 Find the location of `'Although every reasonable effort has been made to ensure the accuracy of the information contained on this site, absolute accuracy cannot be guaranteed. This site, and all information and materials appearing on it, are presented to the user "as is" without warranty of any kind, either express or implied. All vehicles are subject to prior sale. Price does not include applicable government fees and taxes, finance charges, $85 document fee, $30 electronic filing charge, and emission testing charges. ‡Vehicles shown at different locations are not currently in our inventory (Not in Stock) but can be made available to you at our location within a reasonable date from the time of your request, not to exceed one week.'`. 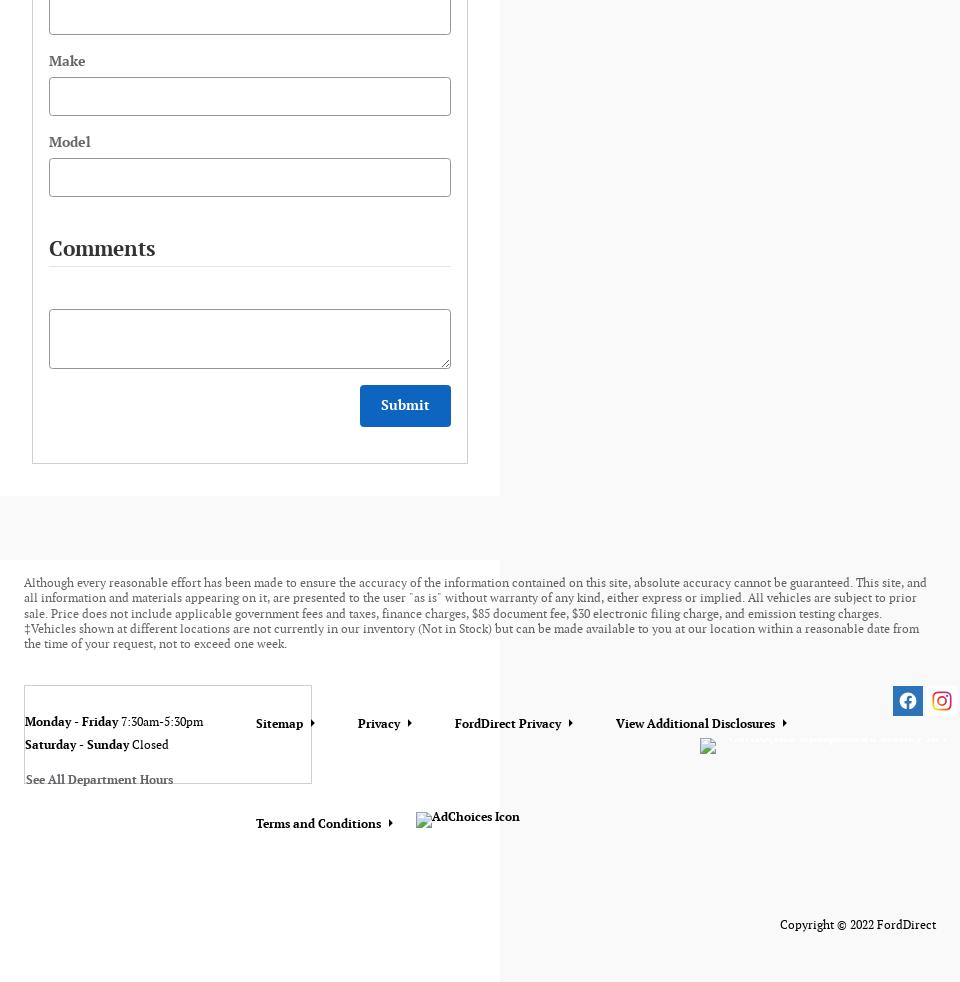

'Although every reasonable effort has been made to ensure the accuracy of the information contained on this site, absolute accuracy cannot be guaranteed. This site, and all information and materials appearing on it, are presented to the user "as is" without warranty of any kind, either express or implied. All vehicles are subject to prior sale. Price does not include applicable government fees and taxes, finance charges, $85 document fee, $30 electronic filing charge, and emission testing charges. ‡Vehicles shown at different locations are not currently in our inventory (Not in Stock) but can be made available to you at our location within a reasonable date from the time of your request, not to exceed one week.' is located at coordinates (23, 612).